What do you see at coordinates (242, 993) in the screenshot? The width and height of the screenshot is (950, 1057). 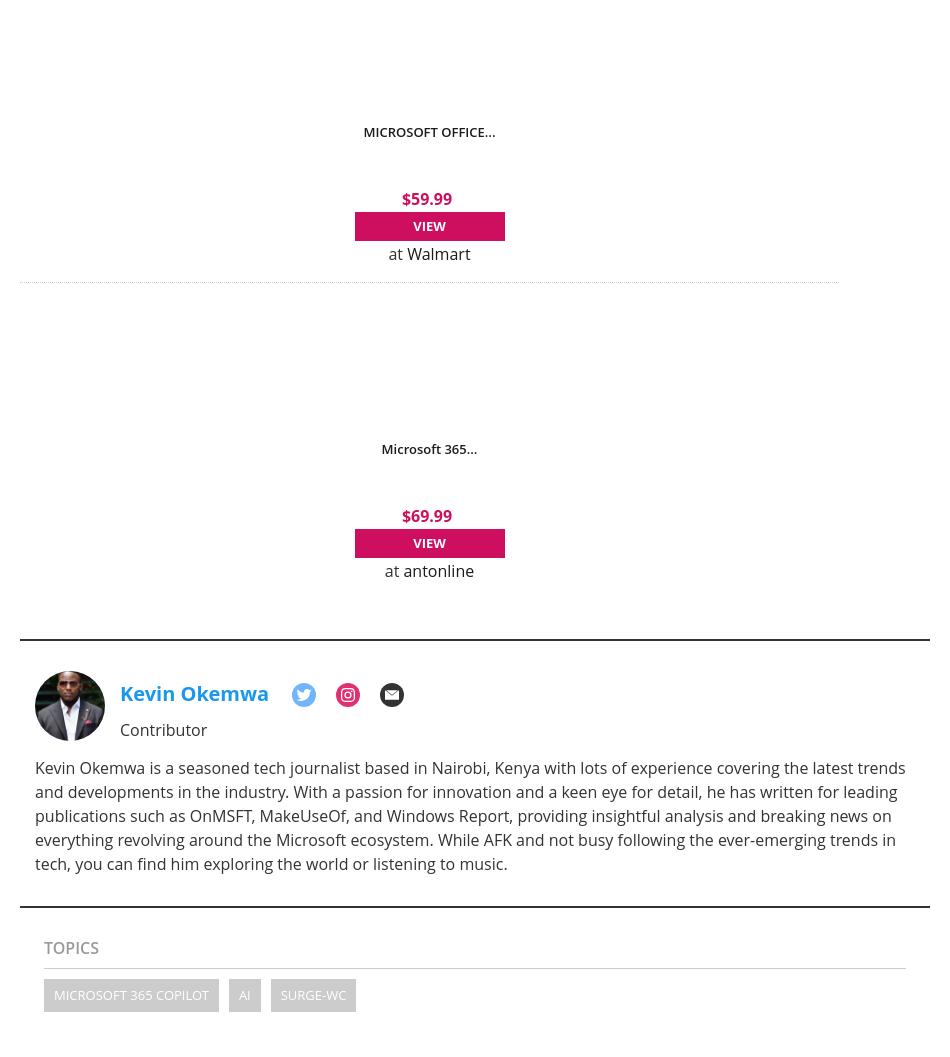 I see `'AI'` at bounding box center [242, 993].